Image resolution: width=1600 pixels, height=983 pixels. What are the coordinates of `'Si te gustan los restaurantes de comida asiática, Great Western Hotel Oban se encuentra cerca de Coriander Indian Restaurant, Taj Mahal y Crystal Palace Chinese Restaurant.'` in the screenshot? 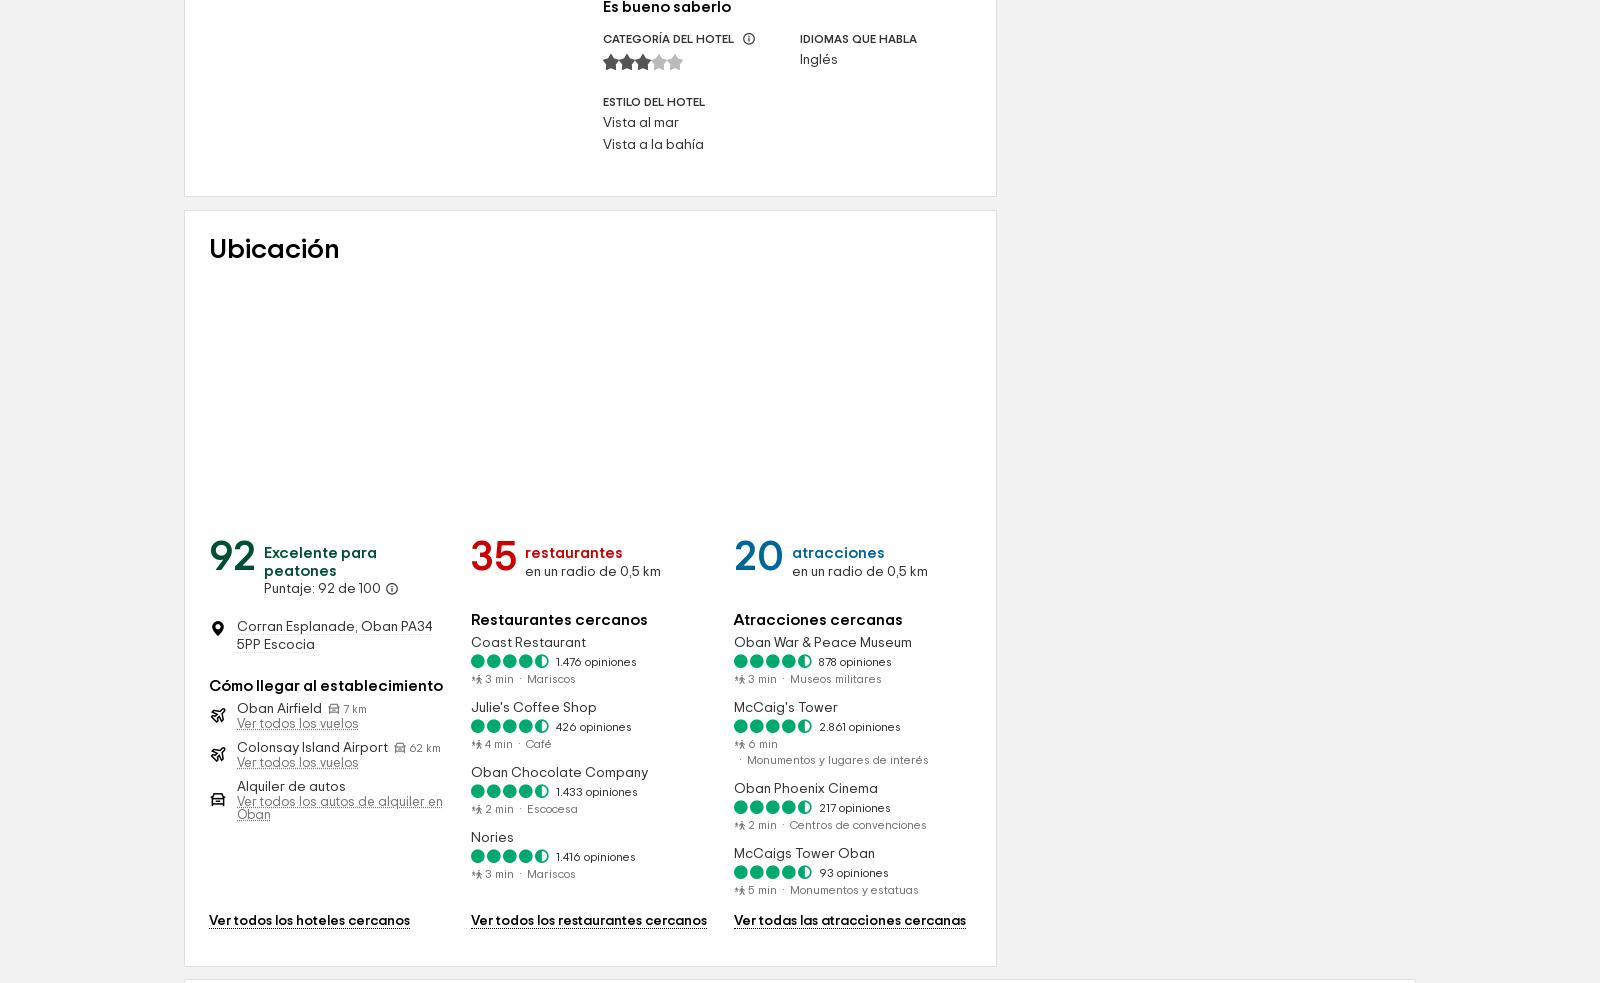 It's located at (390, 276).